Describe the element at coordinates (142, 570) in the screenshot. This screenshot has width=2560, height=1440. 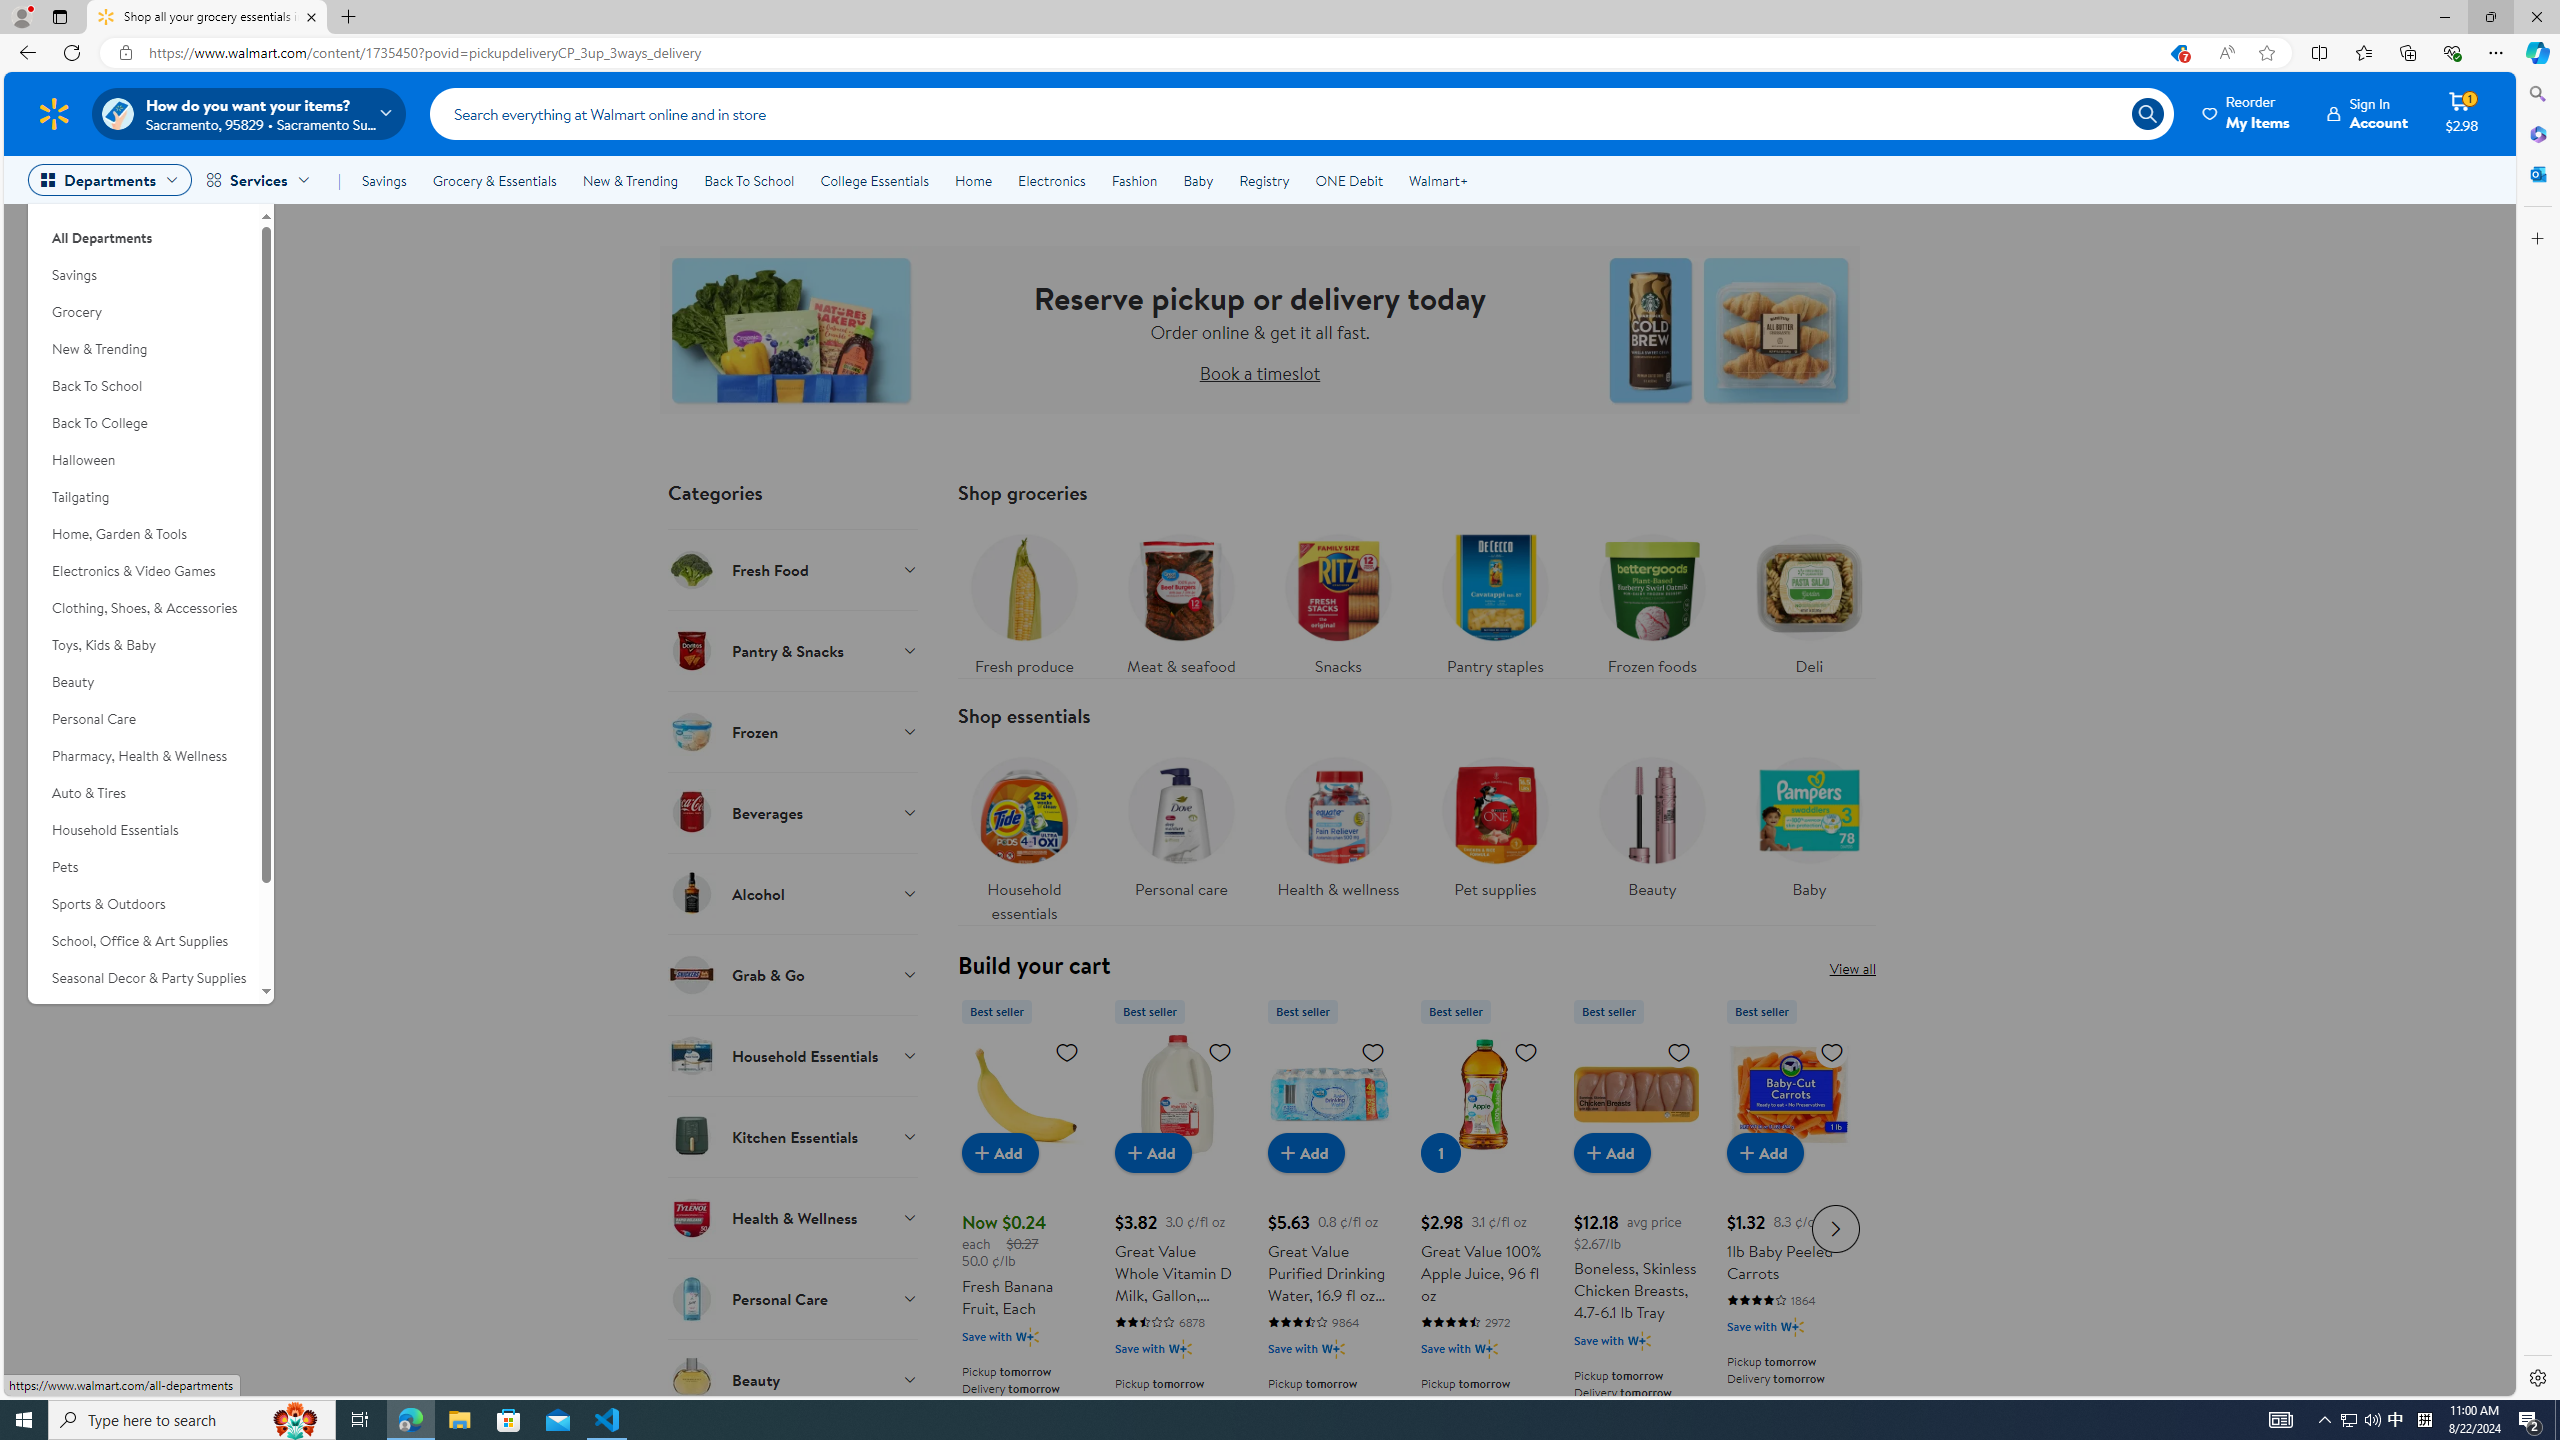
I see `'Electronics & Video Games'` at that location.